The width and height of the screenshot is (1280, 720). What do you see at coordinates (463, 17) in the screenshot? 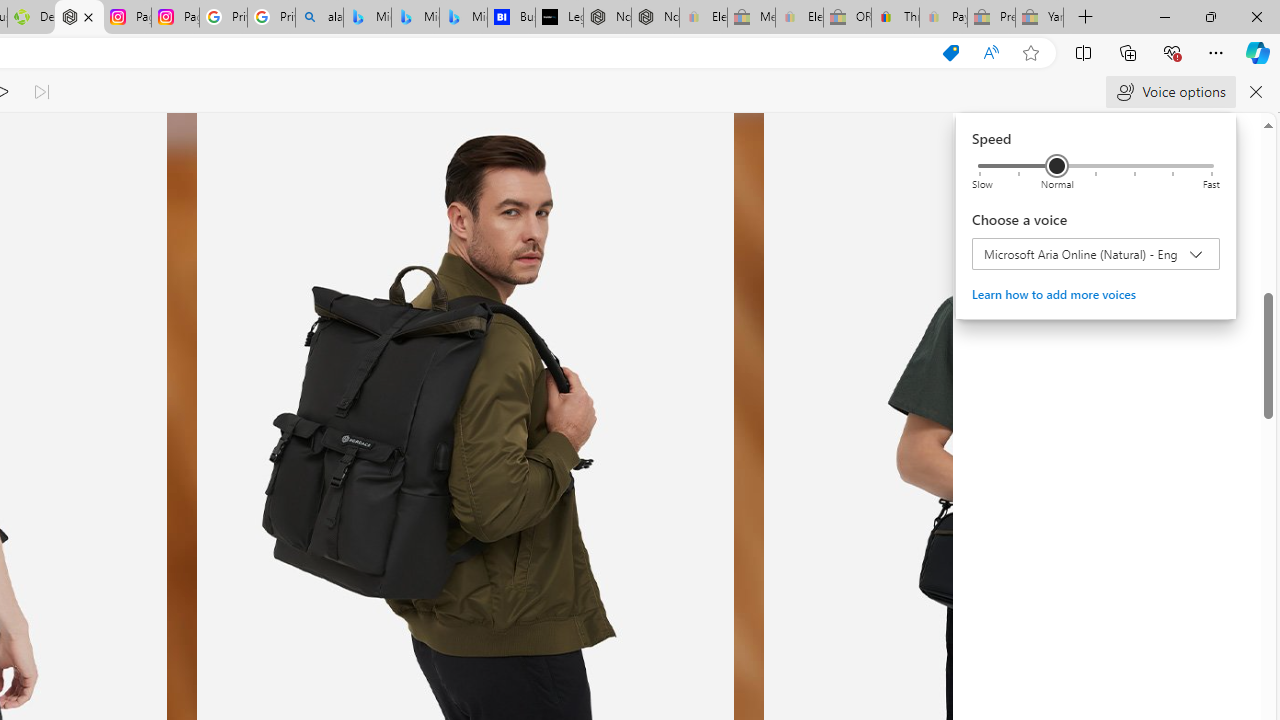
I see `'Microsoft Bing Travel - Shangri-La Hotel Bangkok'` at bounding box center [463, 17].